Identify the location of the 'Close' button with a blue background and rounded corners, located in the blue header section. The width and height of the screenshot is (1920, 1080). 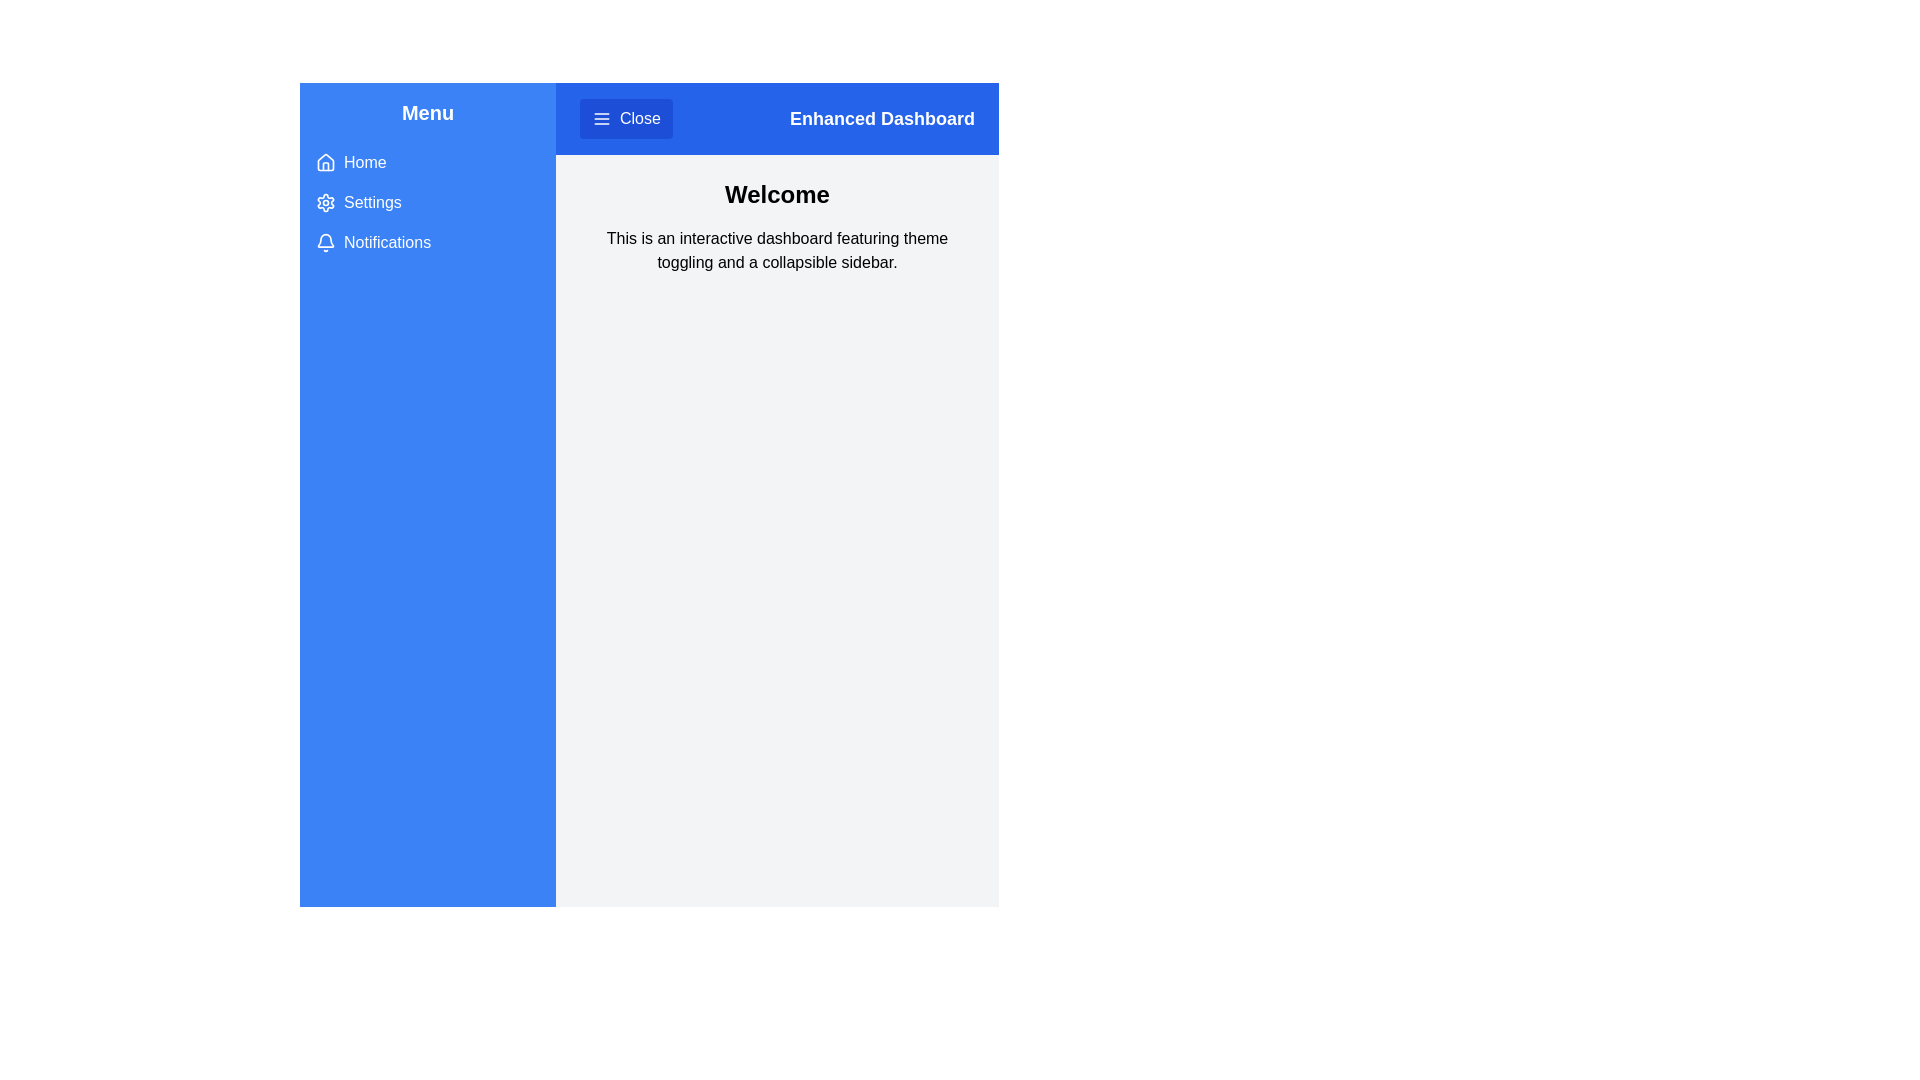
(624, 119).